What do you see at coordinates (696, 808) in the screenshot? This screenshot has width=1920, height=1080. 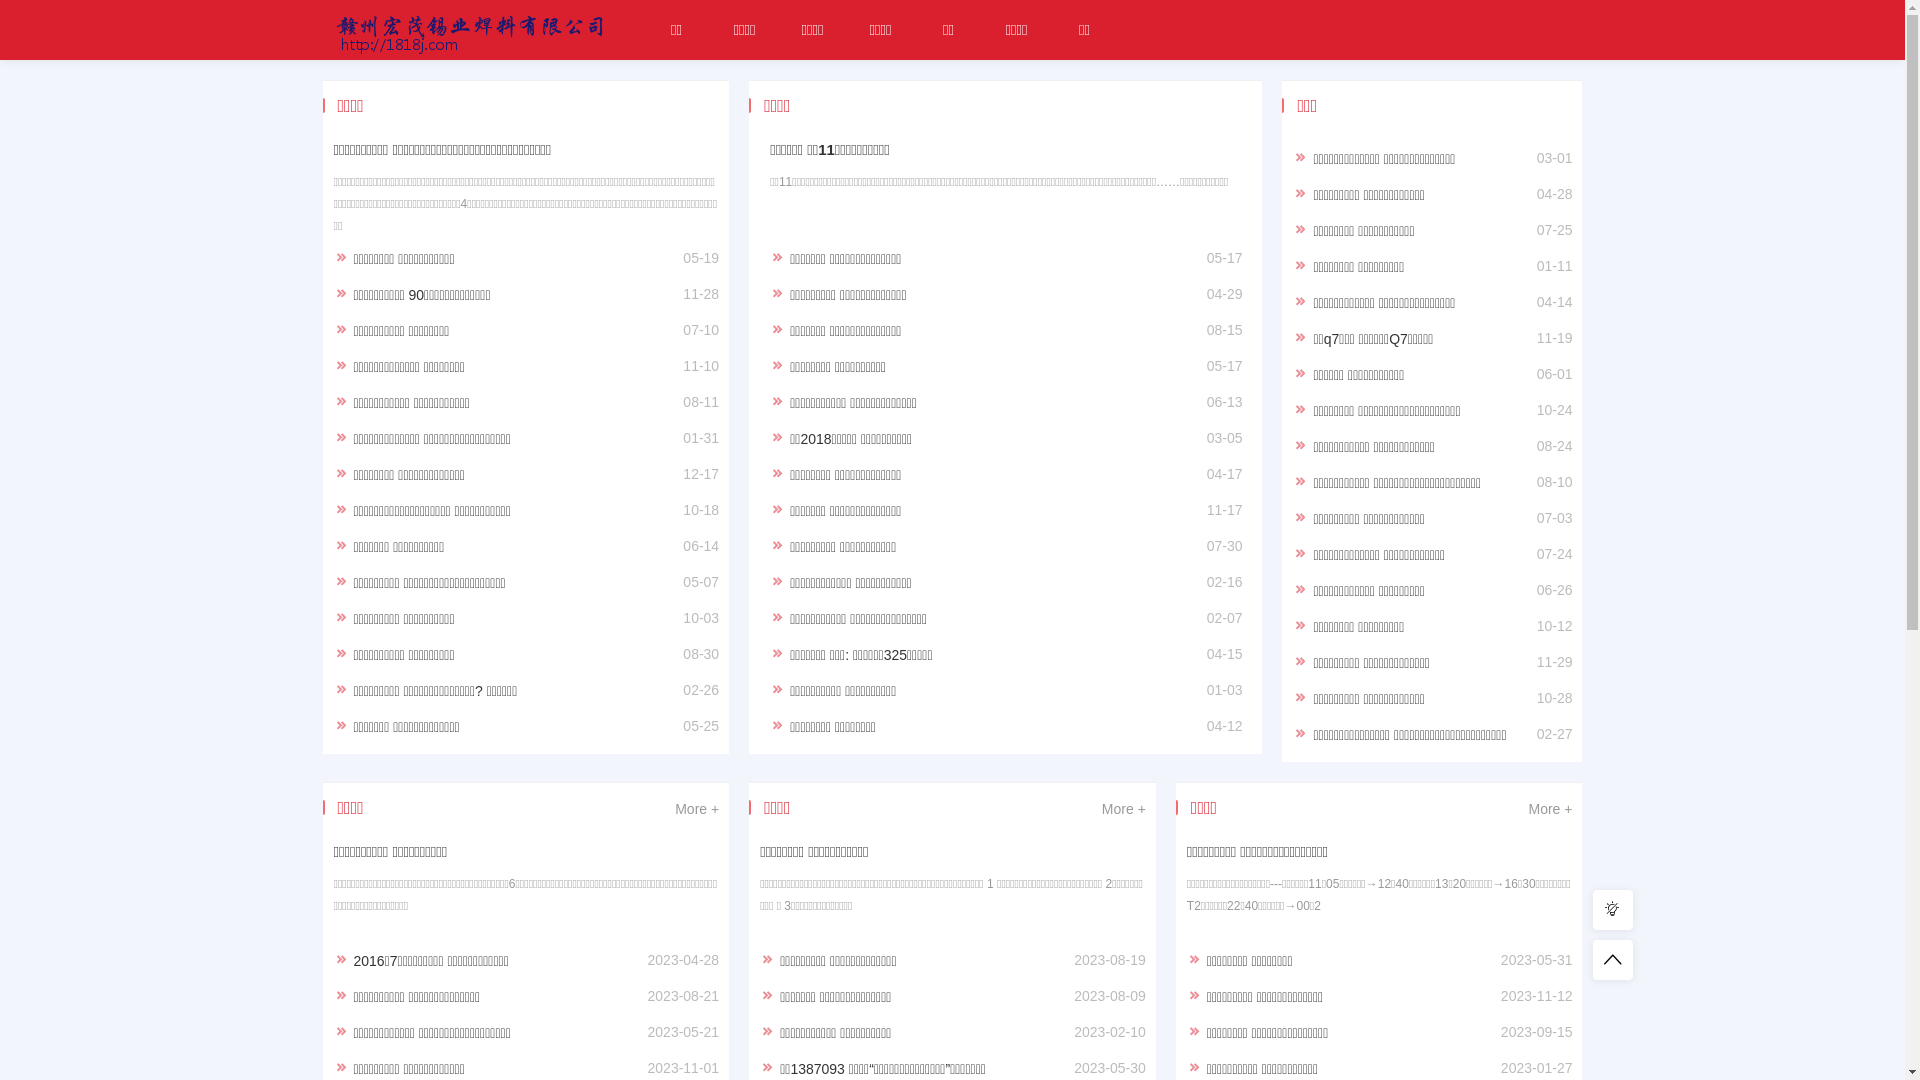 I see `'More +'` at bounding box center [696, 808].